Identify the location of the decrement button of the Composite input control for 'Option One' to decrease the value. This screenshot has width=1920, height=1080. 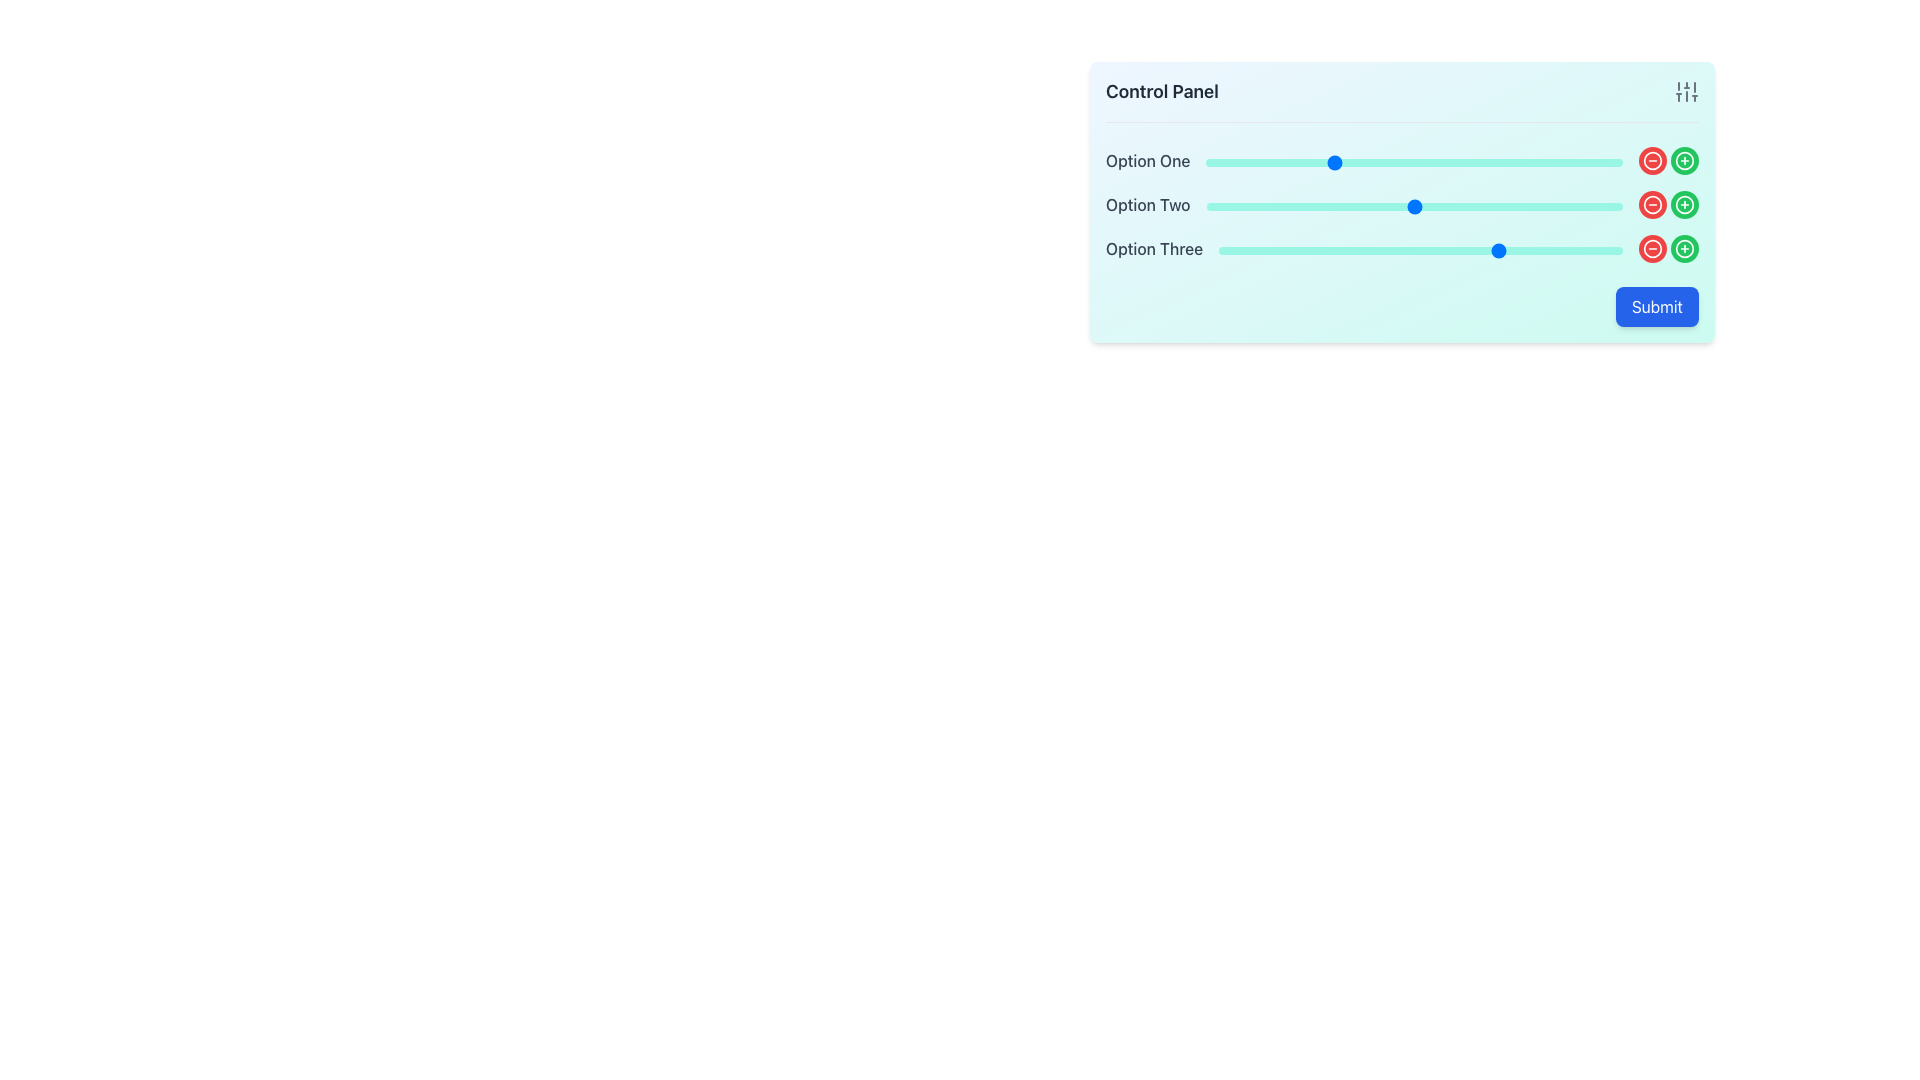
(1401, 160).